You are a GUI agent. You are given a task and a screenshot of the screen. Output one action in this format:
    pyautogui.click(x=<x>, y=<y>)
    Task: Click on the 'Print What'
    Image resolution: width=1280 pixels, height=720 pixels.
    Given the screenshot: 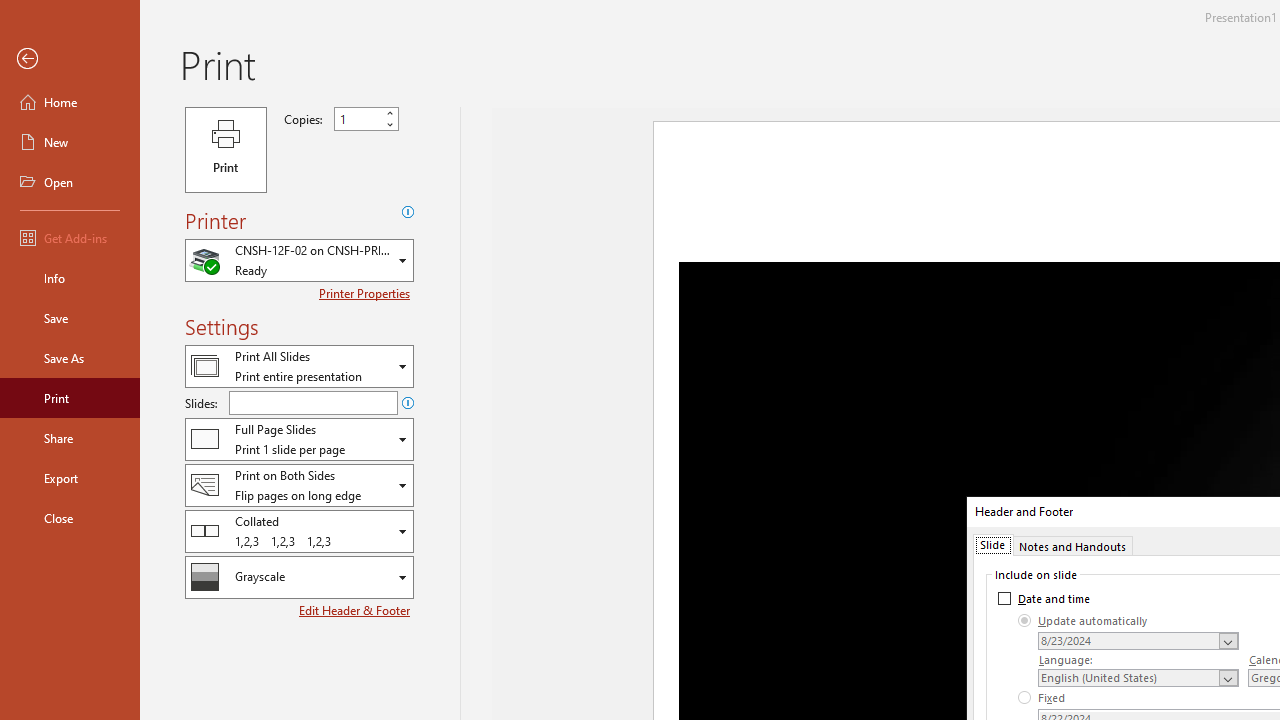 What is the action you would take?
    pyautogui.click(x=298, y=366)
    